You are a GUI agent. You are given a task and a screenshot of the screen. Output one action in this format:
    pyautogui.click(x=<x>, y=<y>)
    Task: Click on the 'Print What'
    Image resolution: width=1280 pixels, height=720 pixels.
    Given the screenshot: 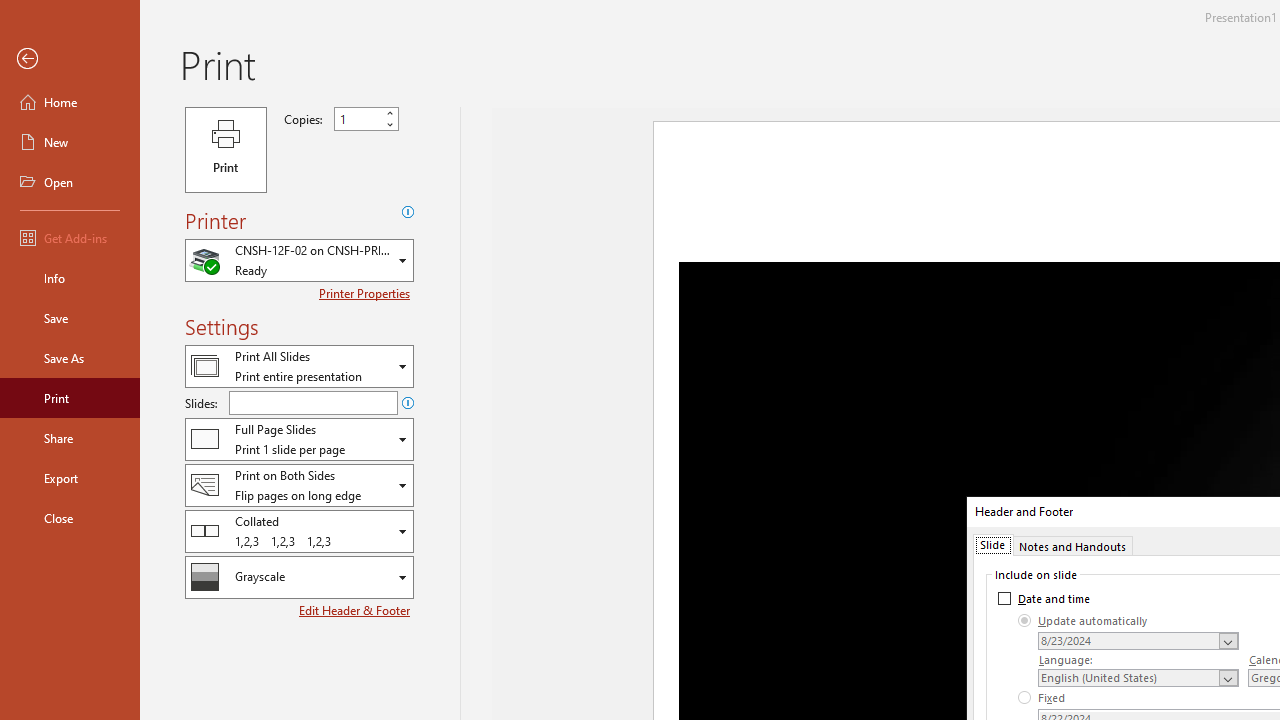 What is the action you would take?
    pyautogui.click(x=298, y=366)
    